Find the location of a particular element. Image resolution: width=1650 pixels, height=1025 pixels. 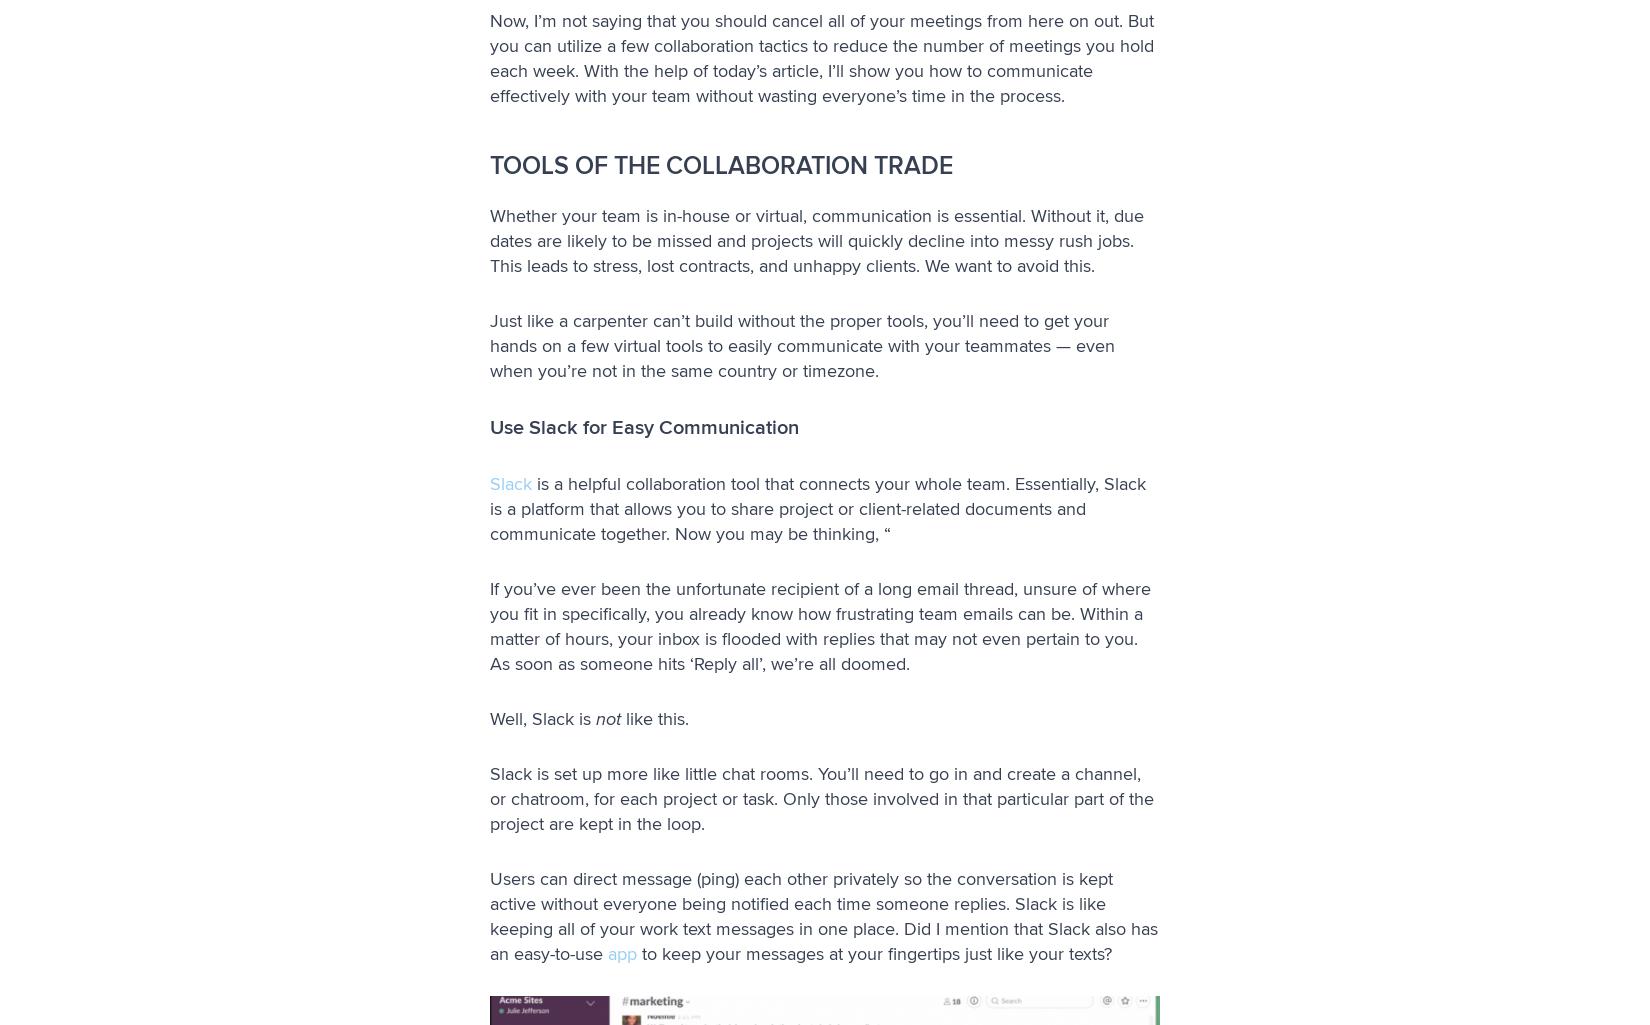

'Just like a carpenter can’t build without the proper tools, you’ll need to get your hands on a few virtual tools to easily communicate with your teammates — even when you’re not in the same country or timezone.' is located at coordinates (801, 343).